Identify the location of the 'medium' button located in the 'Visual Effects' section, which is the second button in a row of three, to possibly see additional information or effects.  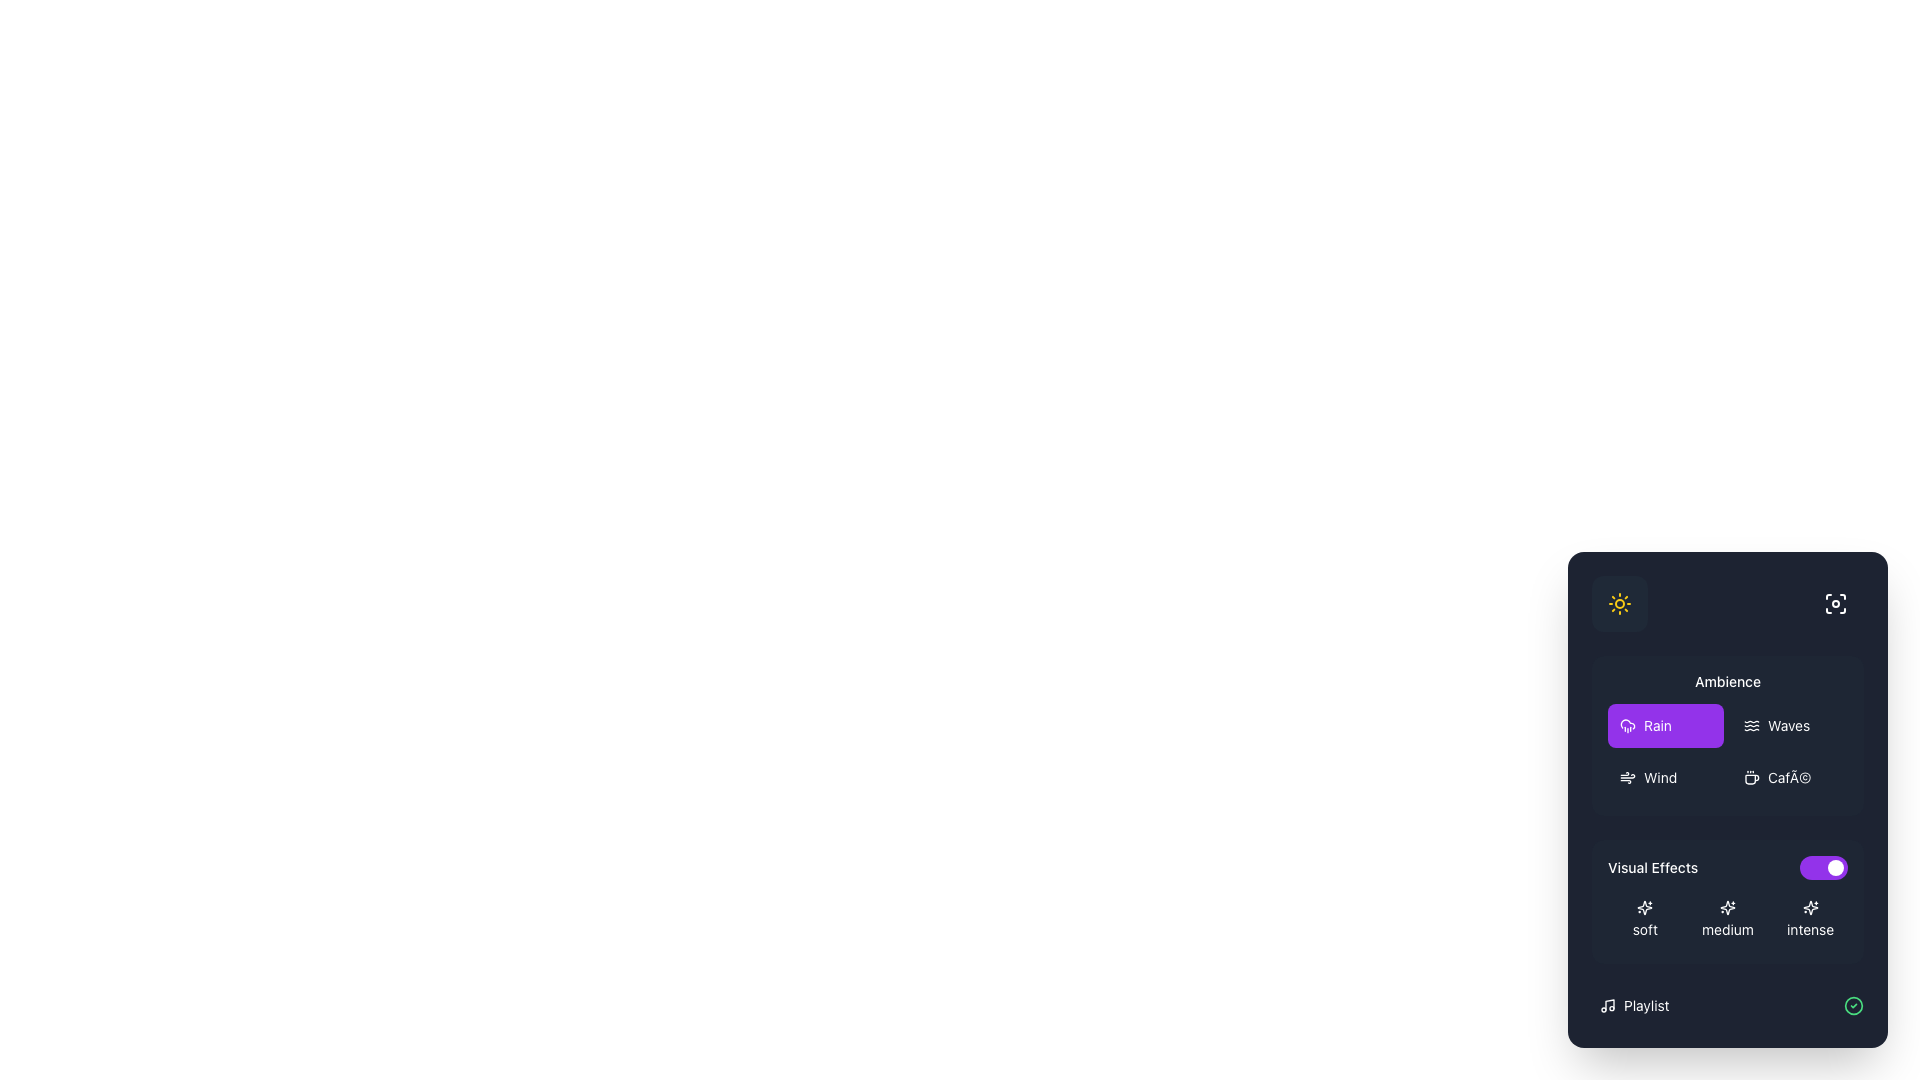
(1727, 920).